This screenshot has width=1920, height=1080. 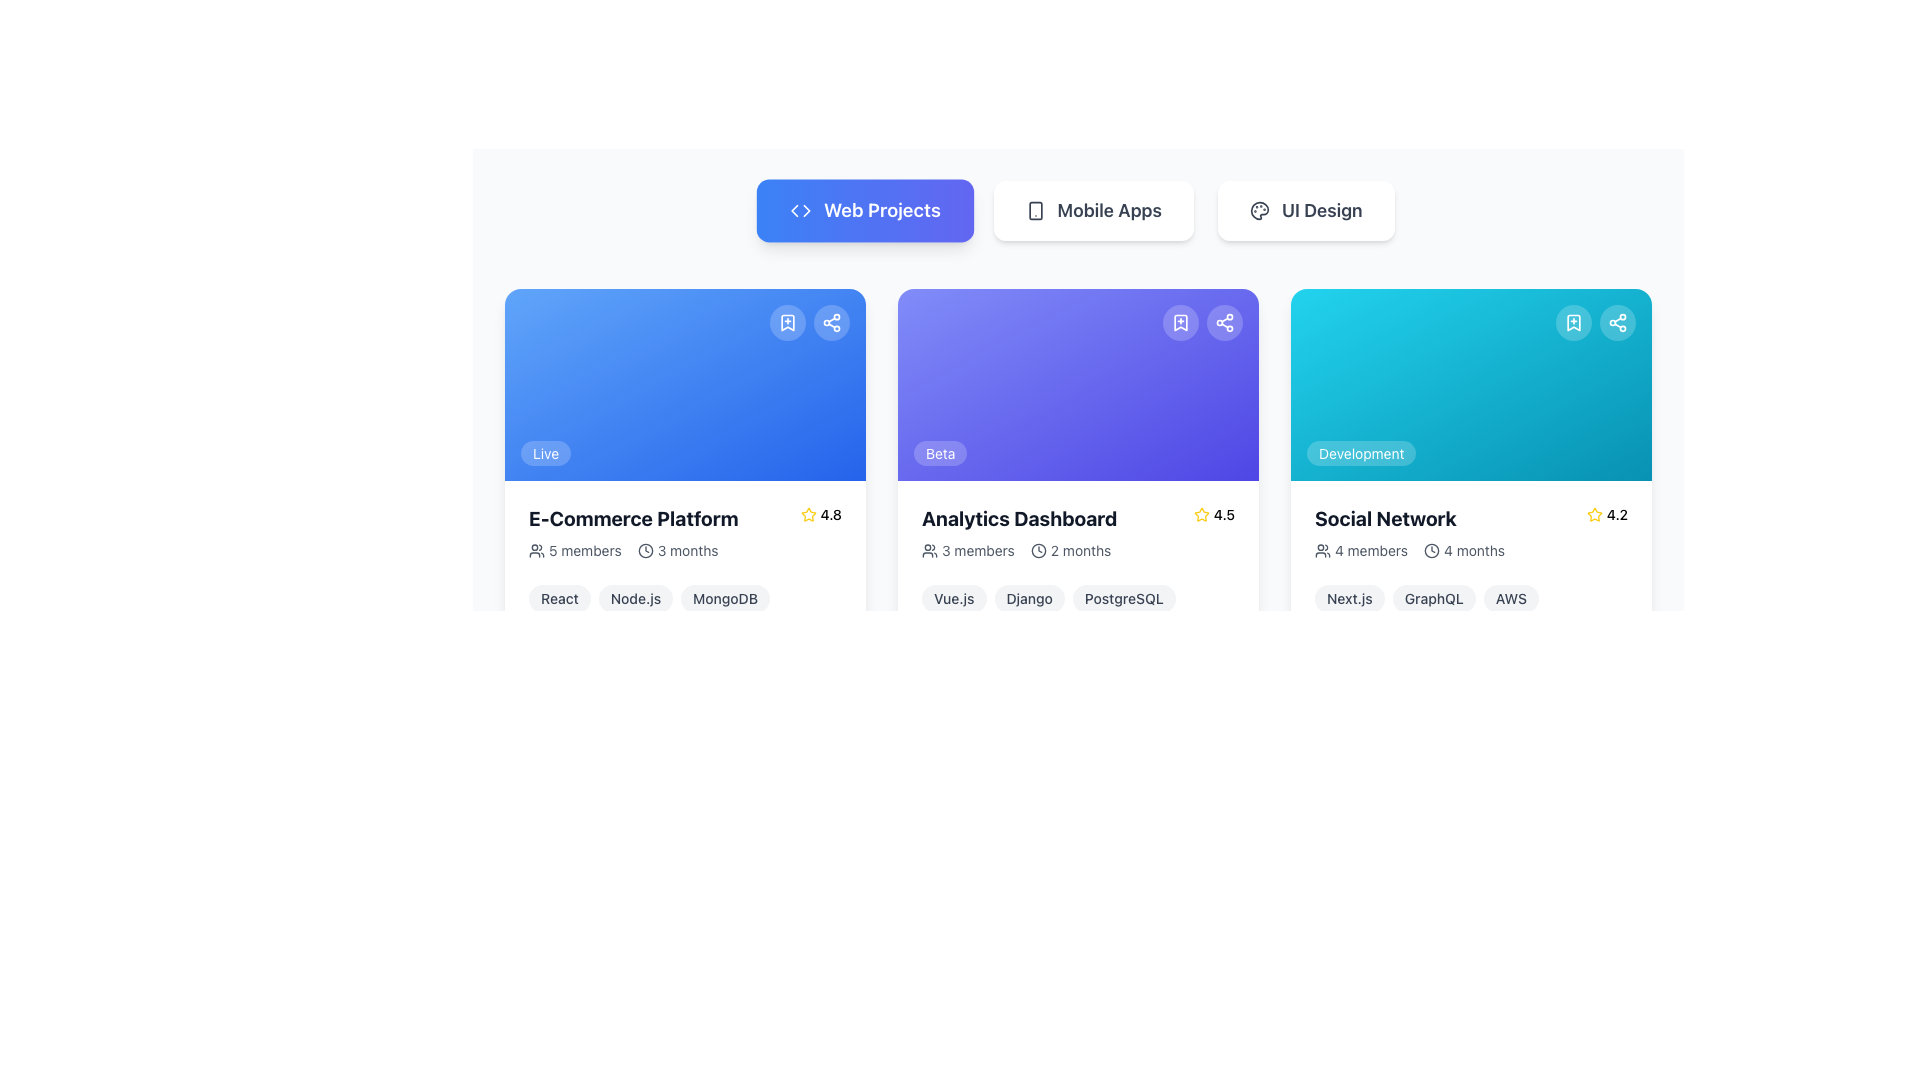 I want to click on the 'Live' tag which is a rounded rectangular label with a semi-transparent white background, positioned near the top-left corner of the first card in the grid layout, so click(x=546, y=453).